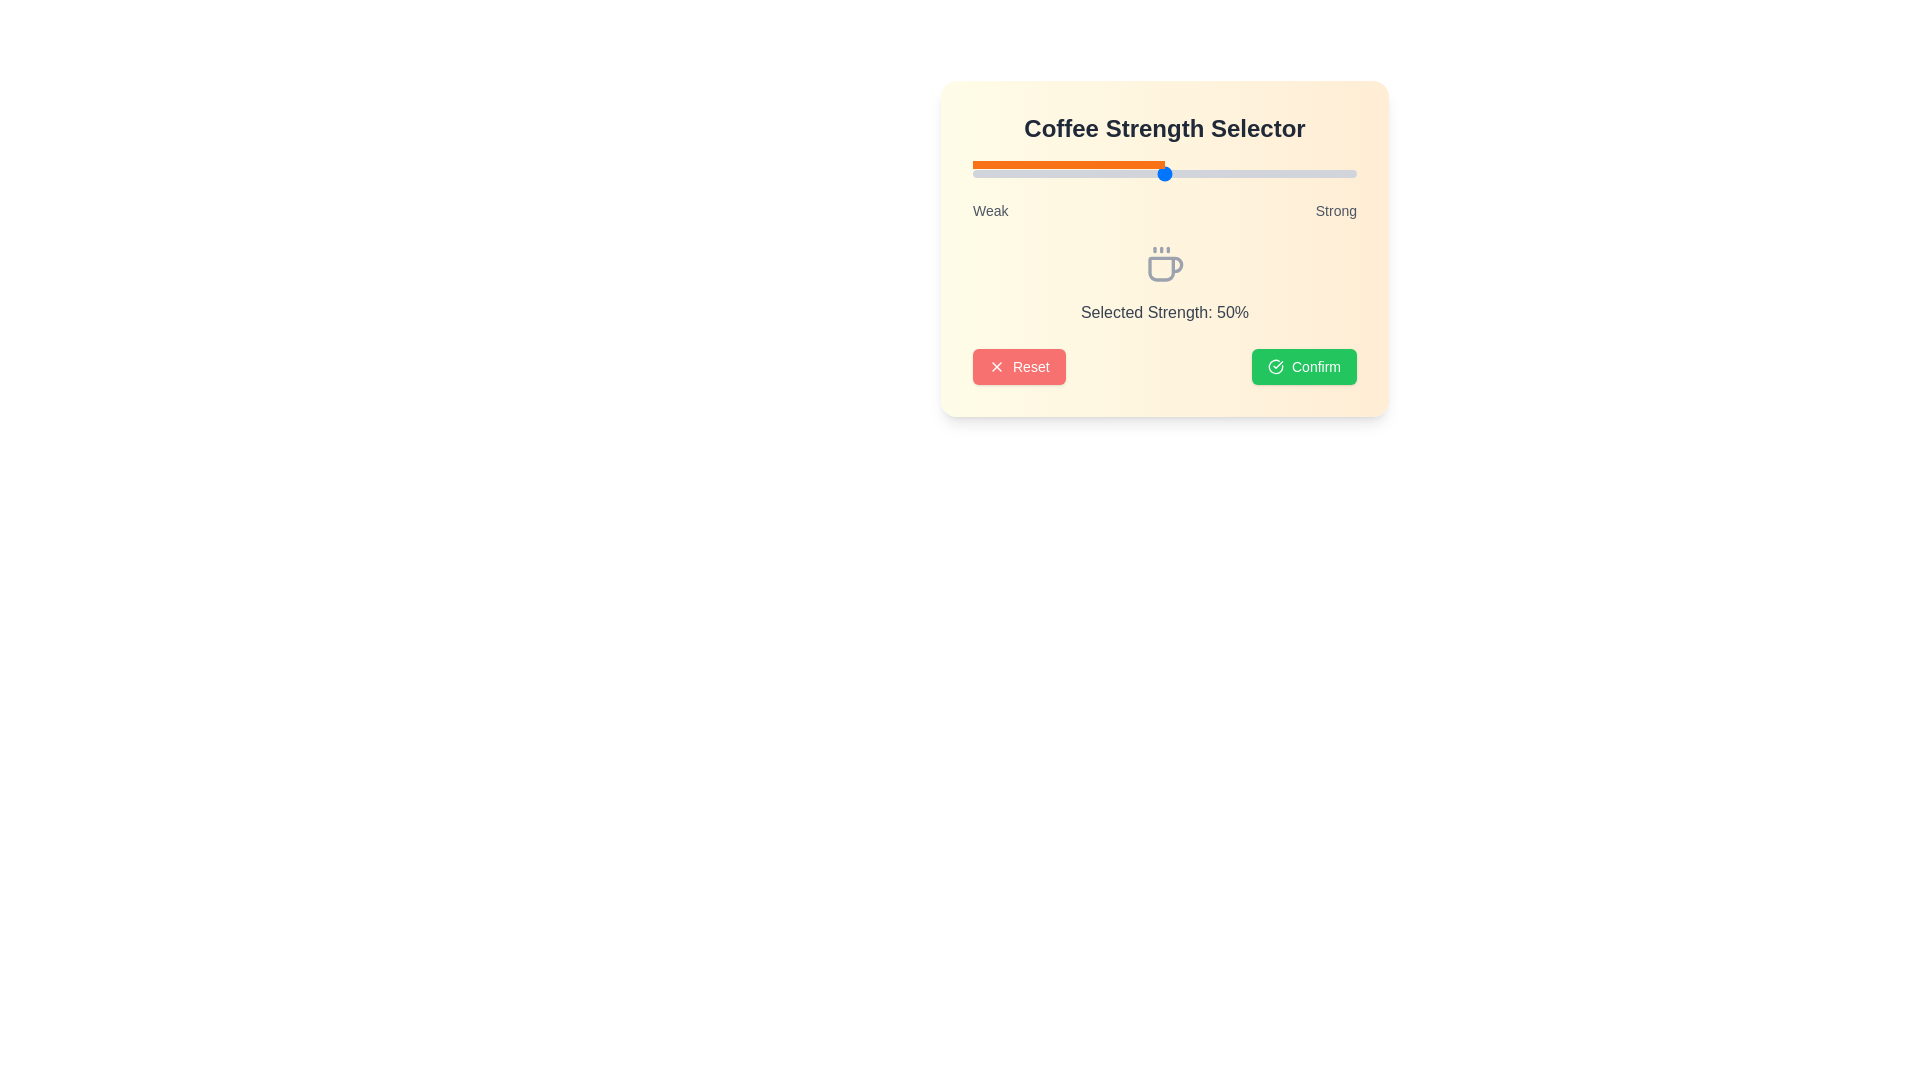  I want to click on the coffee cup icon, which is styled with a modern stroke design, shaded in gray, and has three vertical steam lines above it. This icon is located below the 'Coffee Strength Selector' heading and above the 'Reset' and 'Confirm' buttons, so click(1165, 264).